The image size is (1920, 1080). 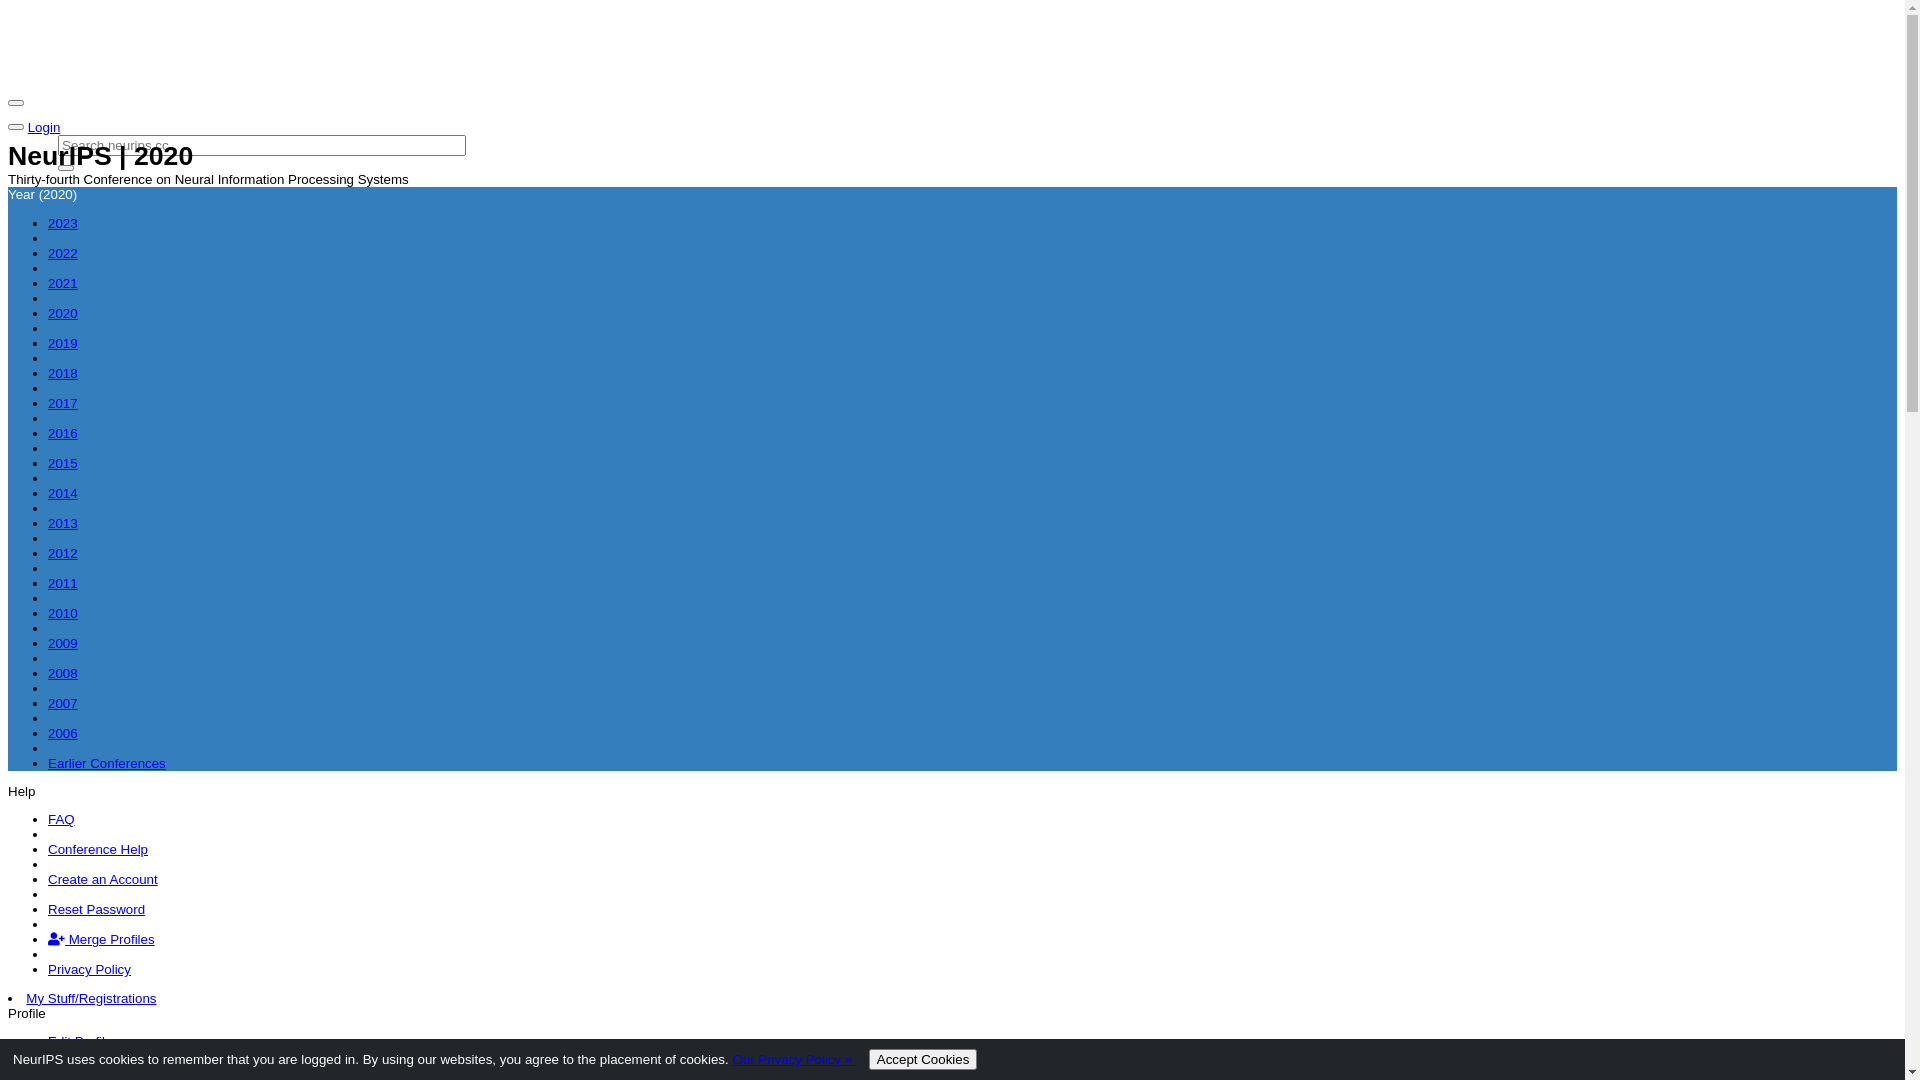 What do you see at coordinates (80, 1040) in the screenshot?
I see `'Edit Profile'` at bounding box center [80, 1040].